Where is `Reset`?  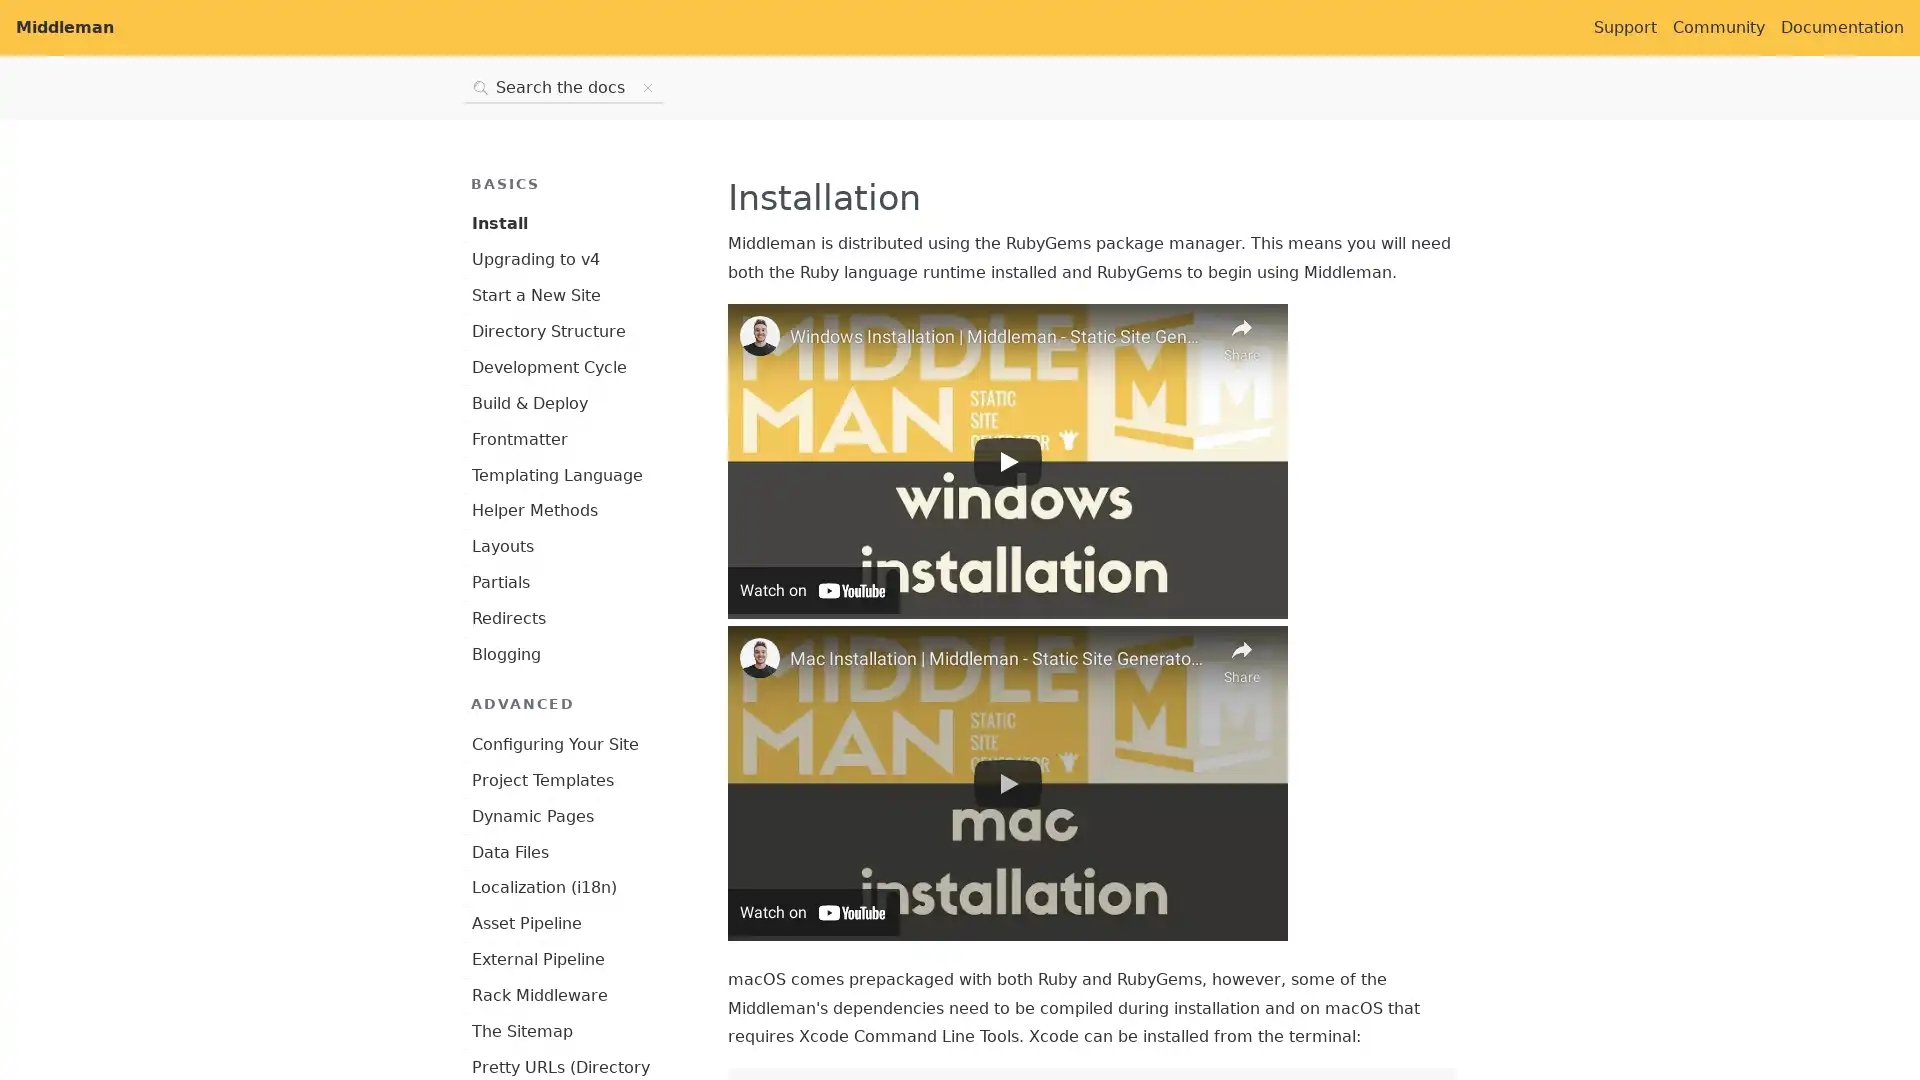 Reset is located at coordinates (648, 87).